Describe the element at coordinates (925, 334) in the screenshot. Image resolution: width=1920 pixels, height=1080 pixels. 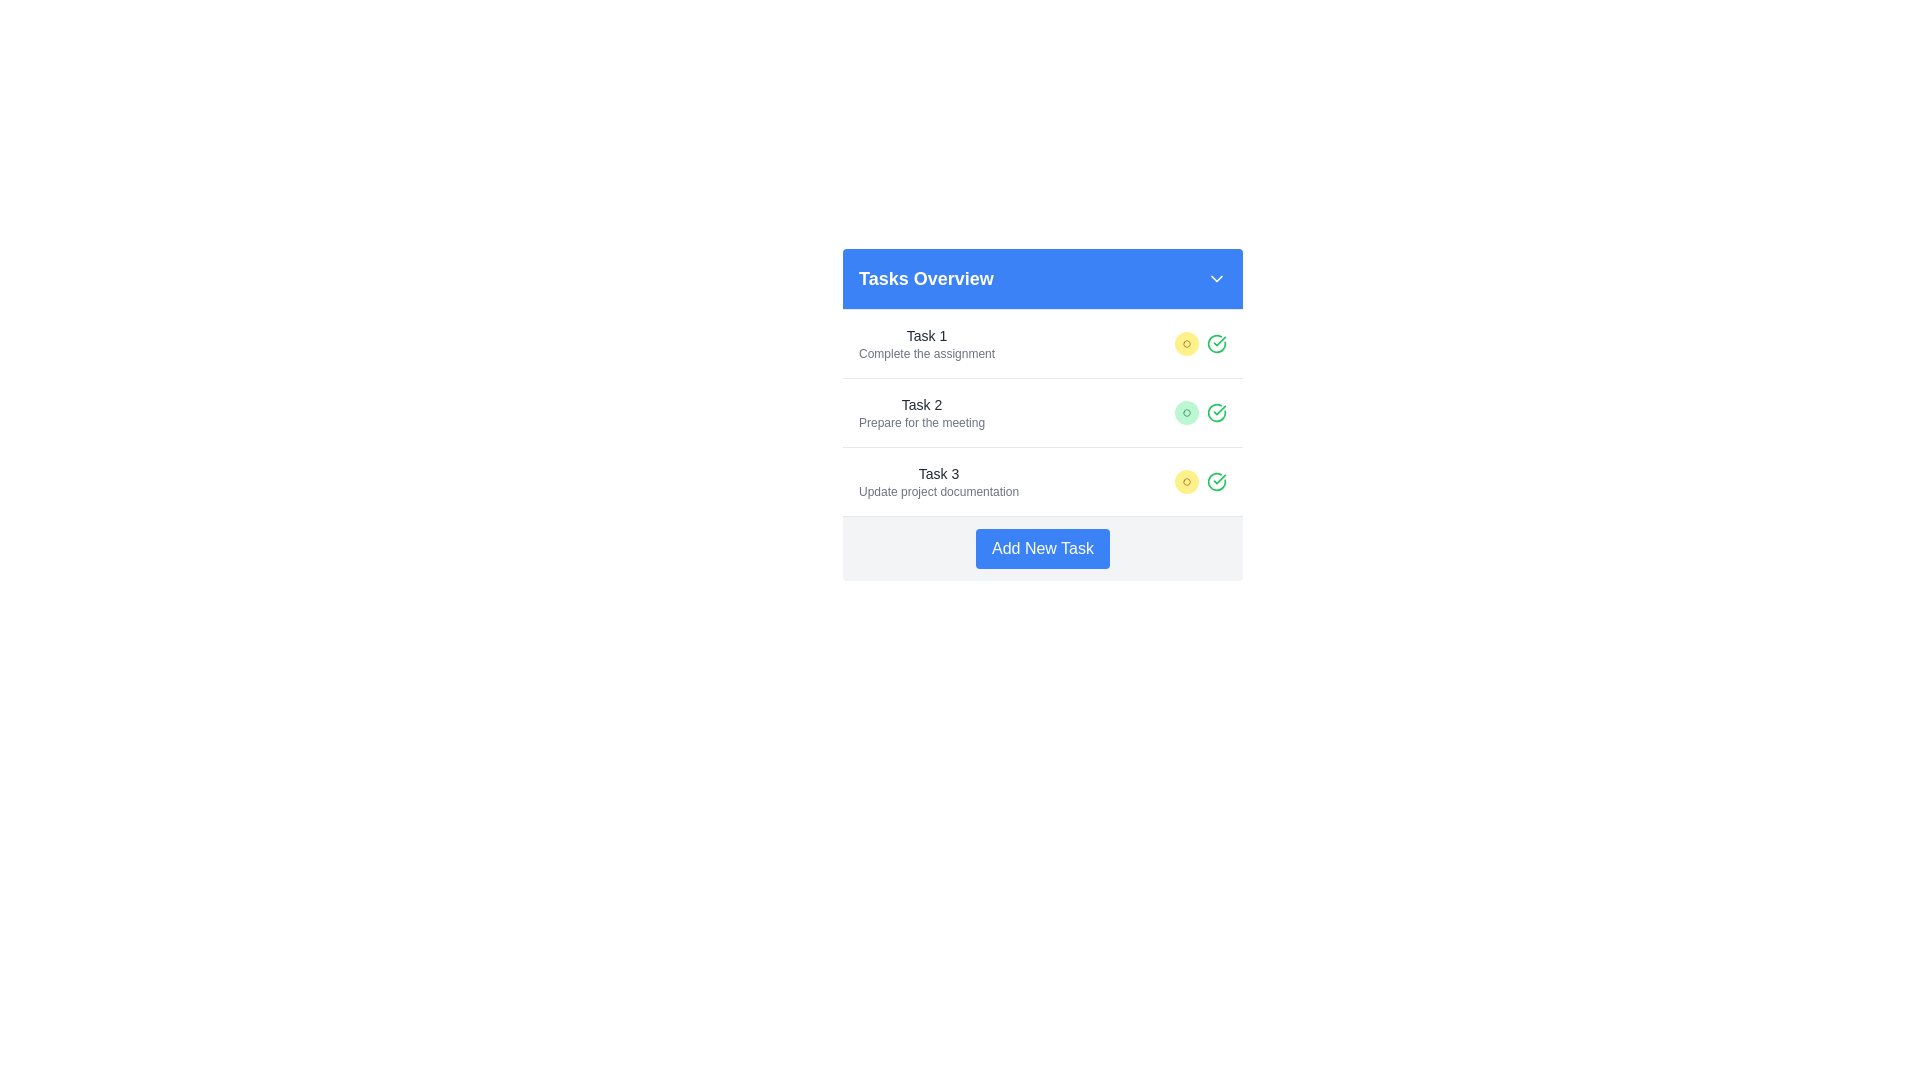
I see `the label with the text 'Task 1', which is a small textual label styled in medium-weight sans-serif font and dark gray color, positioned above the text 'Complete the assignment' in the first task's card` at that location.